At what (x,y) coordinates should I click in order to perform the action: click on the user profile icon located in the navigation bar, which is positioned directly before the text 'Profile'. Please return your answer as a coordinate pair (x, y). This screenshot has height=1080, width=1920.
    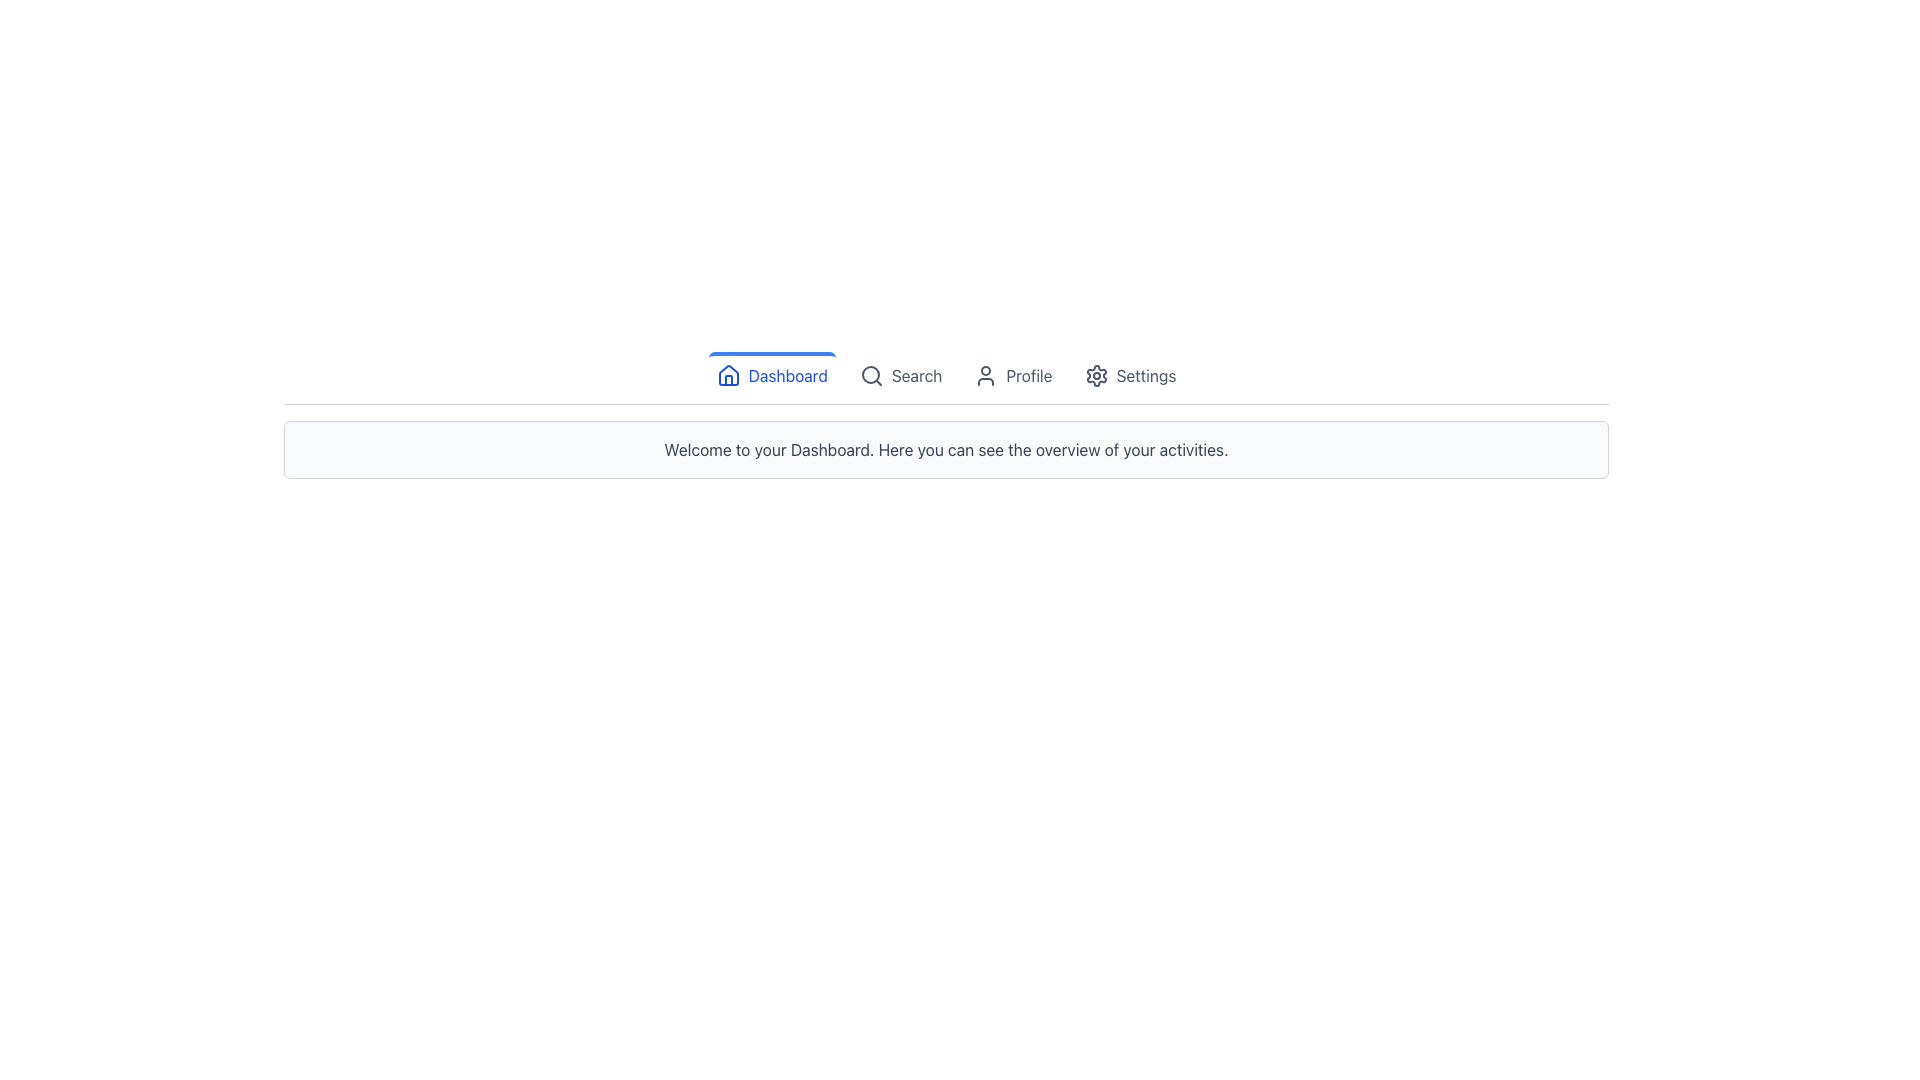
    Looking at the image, I should click on (986, 375).